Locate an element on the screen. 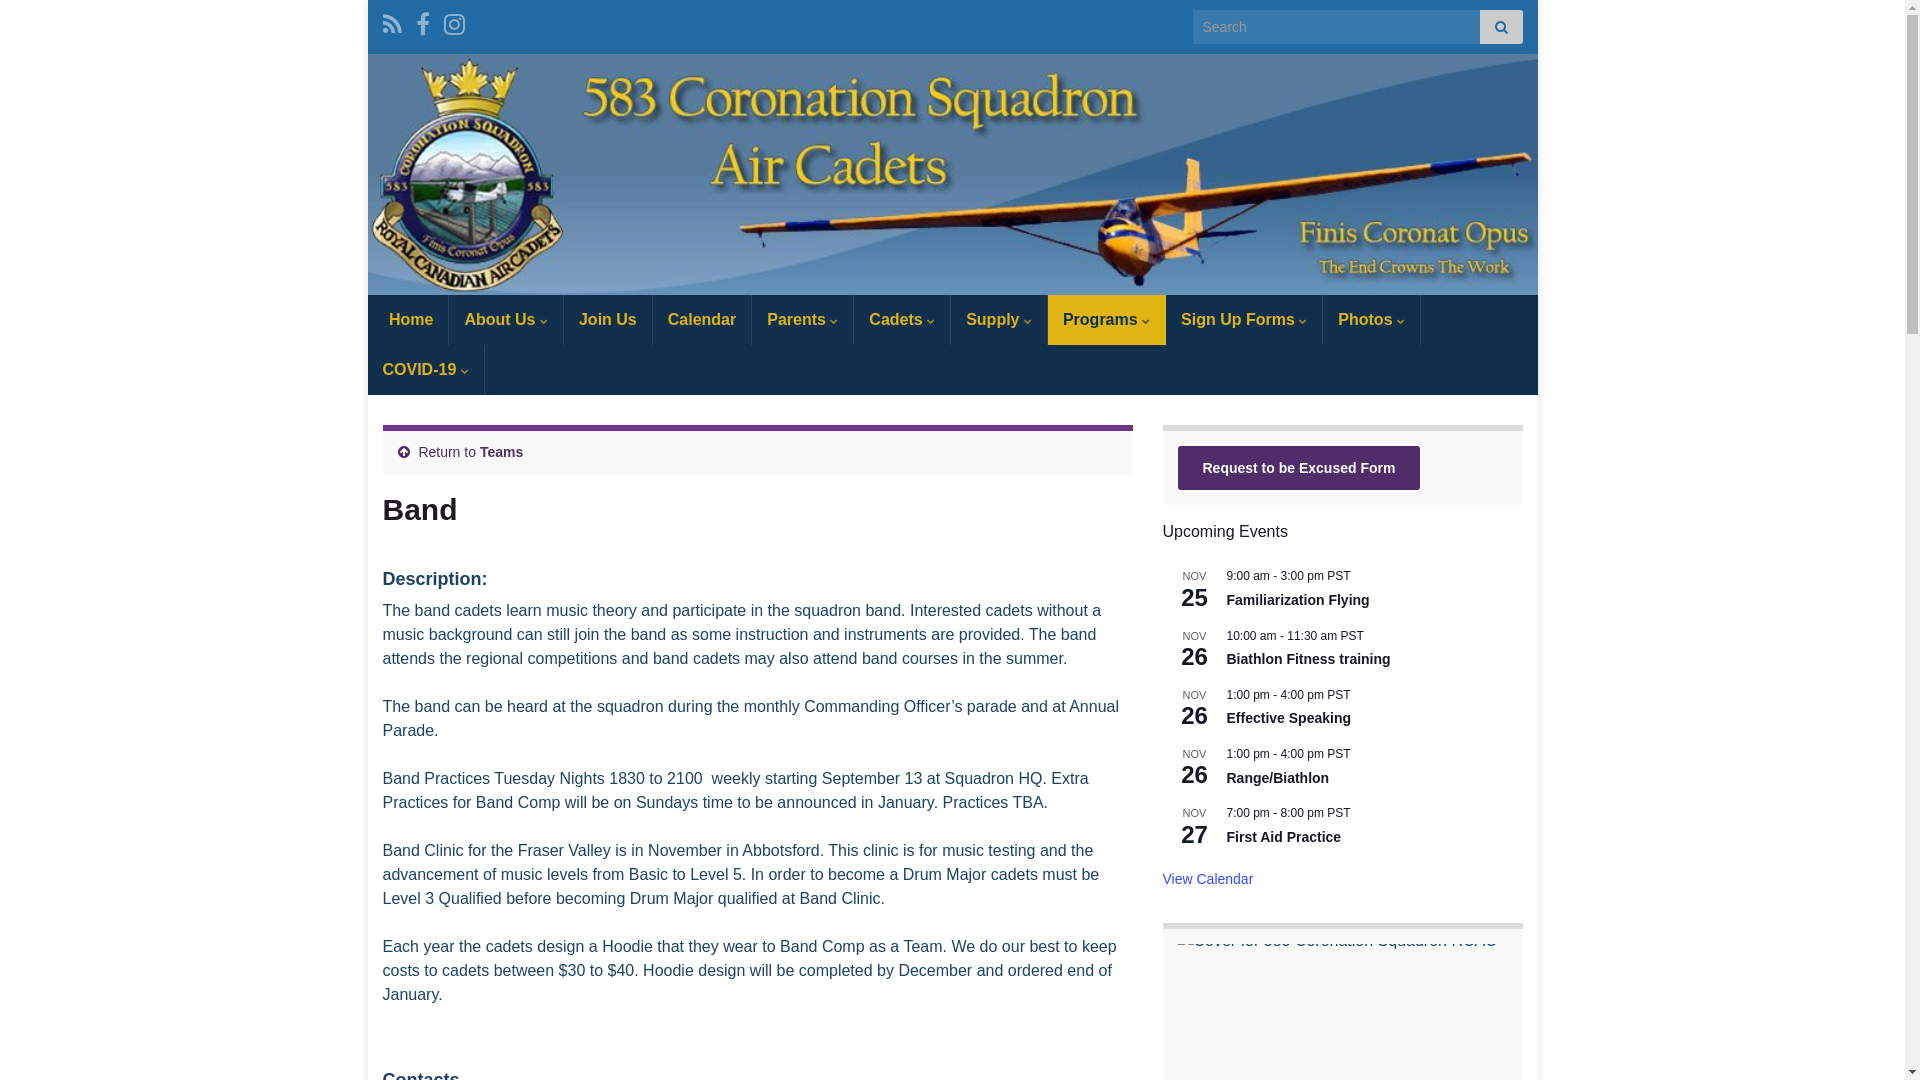 Image resolution: width=1920 pixels, height=1080 pixels. 'Familiarization Flying' is located at coordinates (1297, 599).